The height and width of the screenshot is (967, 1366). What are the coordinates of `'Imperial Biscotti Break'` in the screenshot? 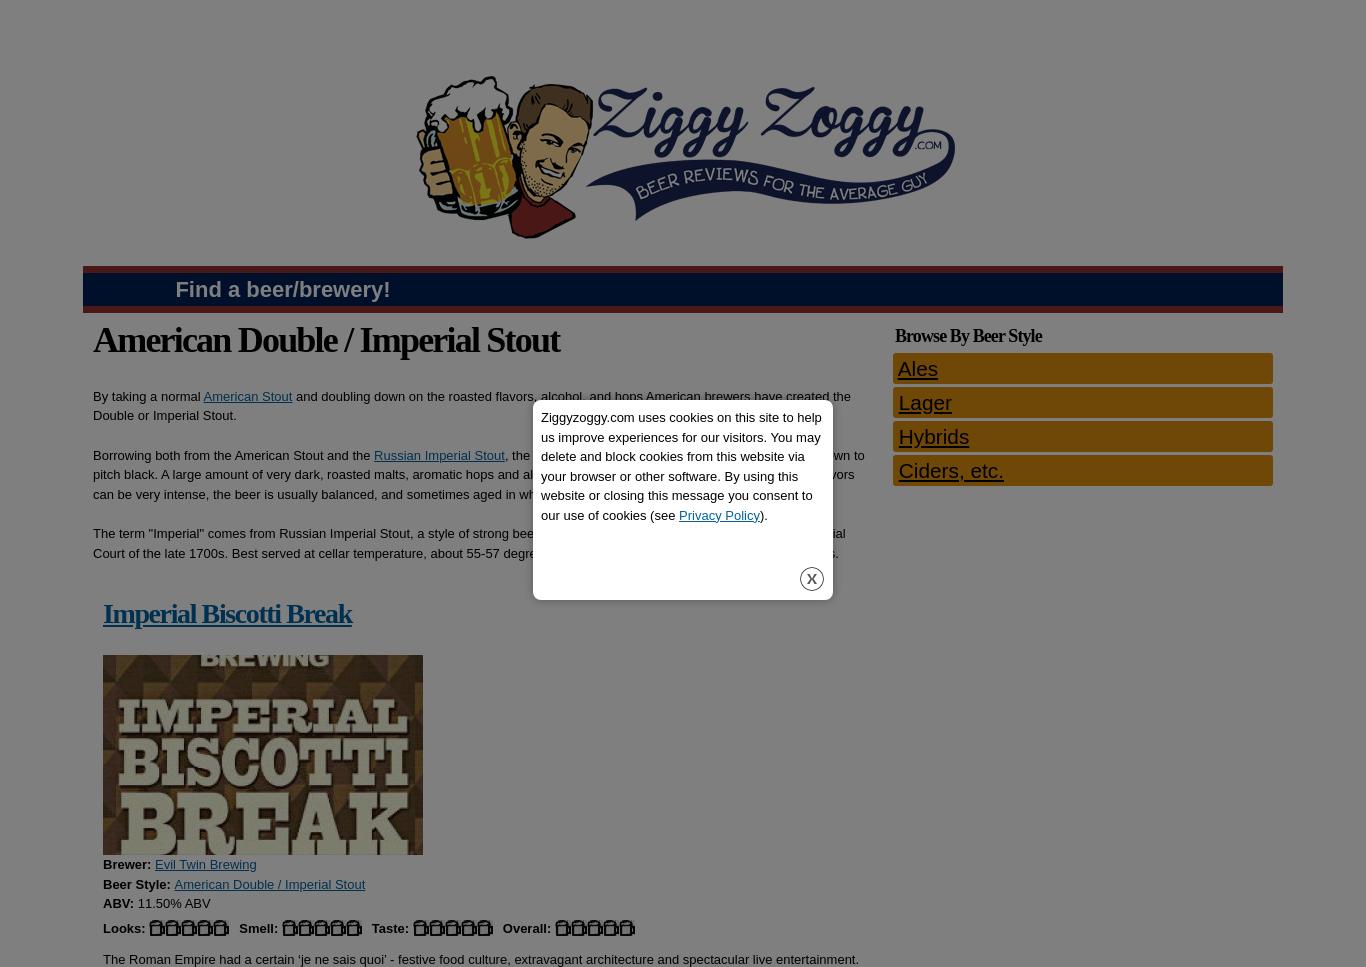 It's located at (102, 613).